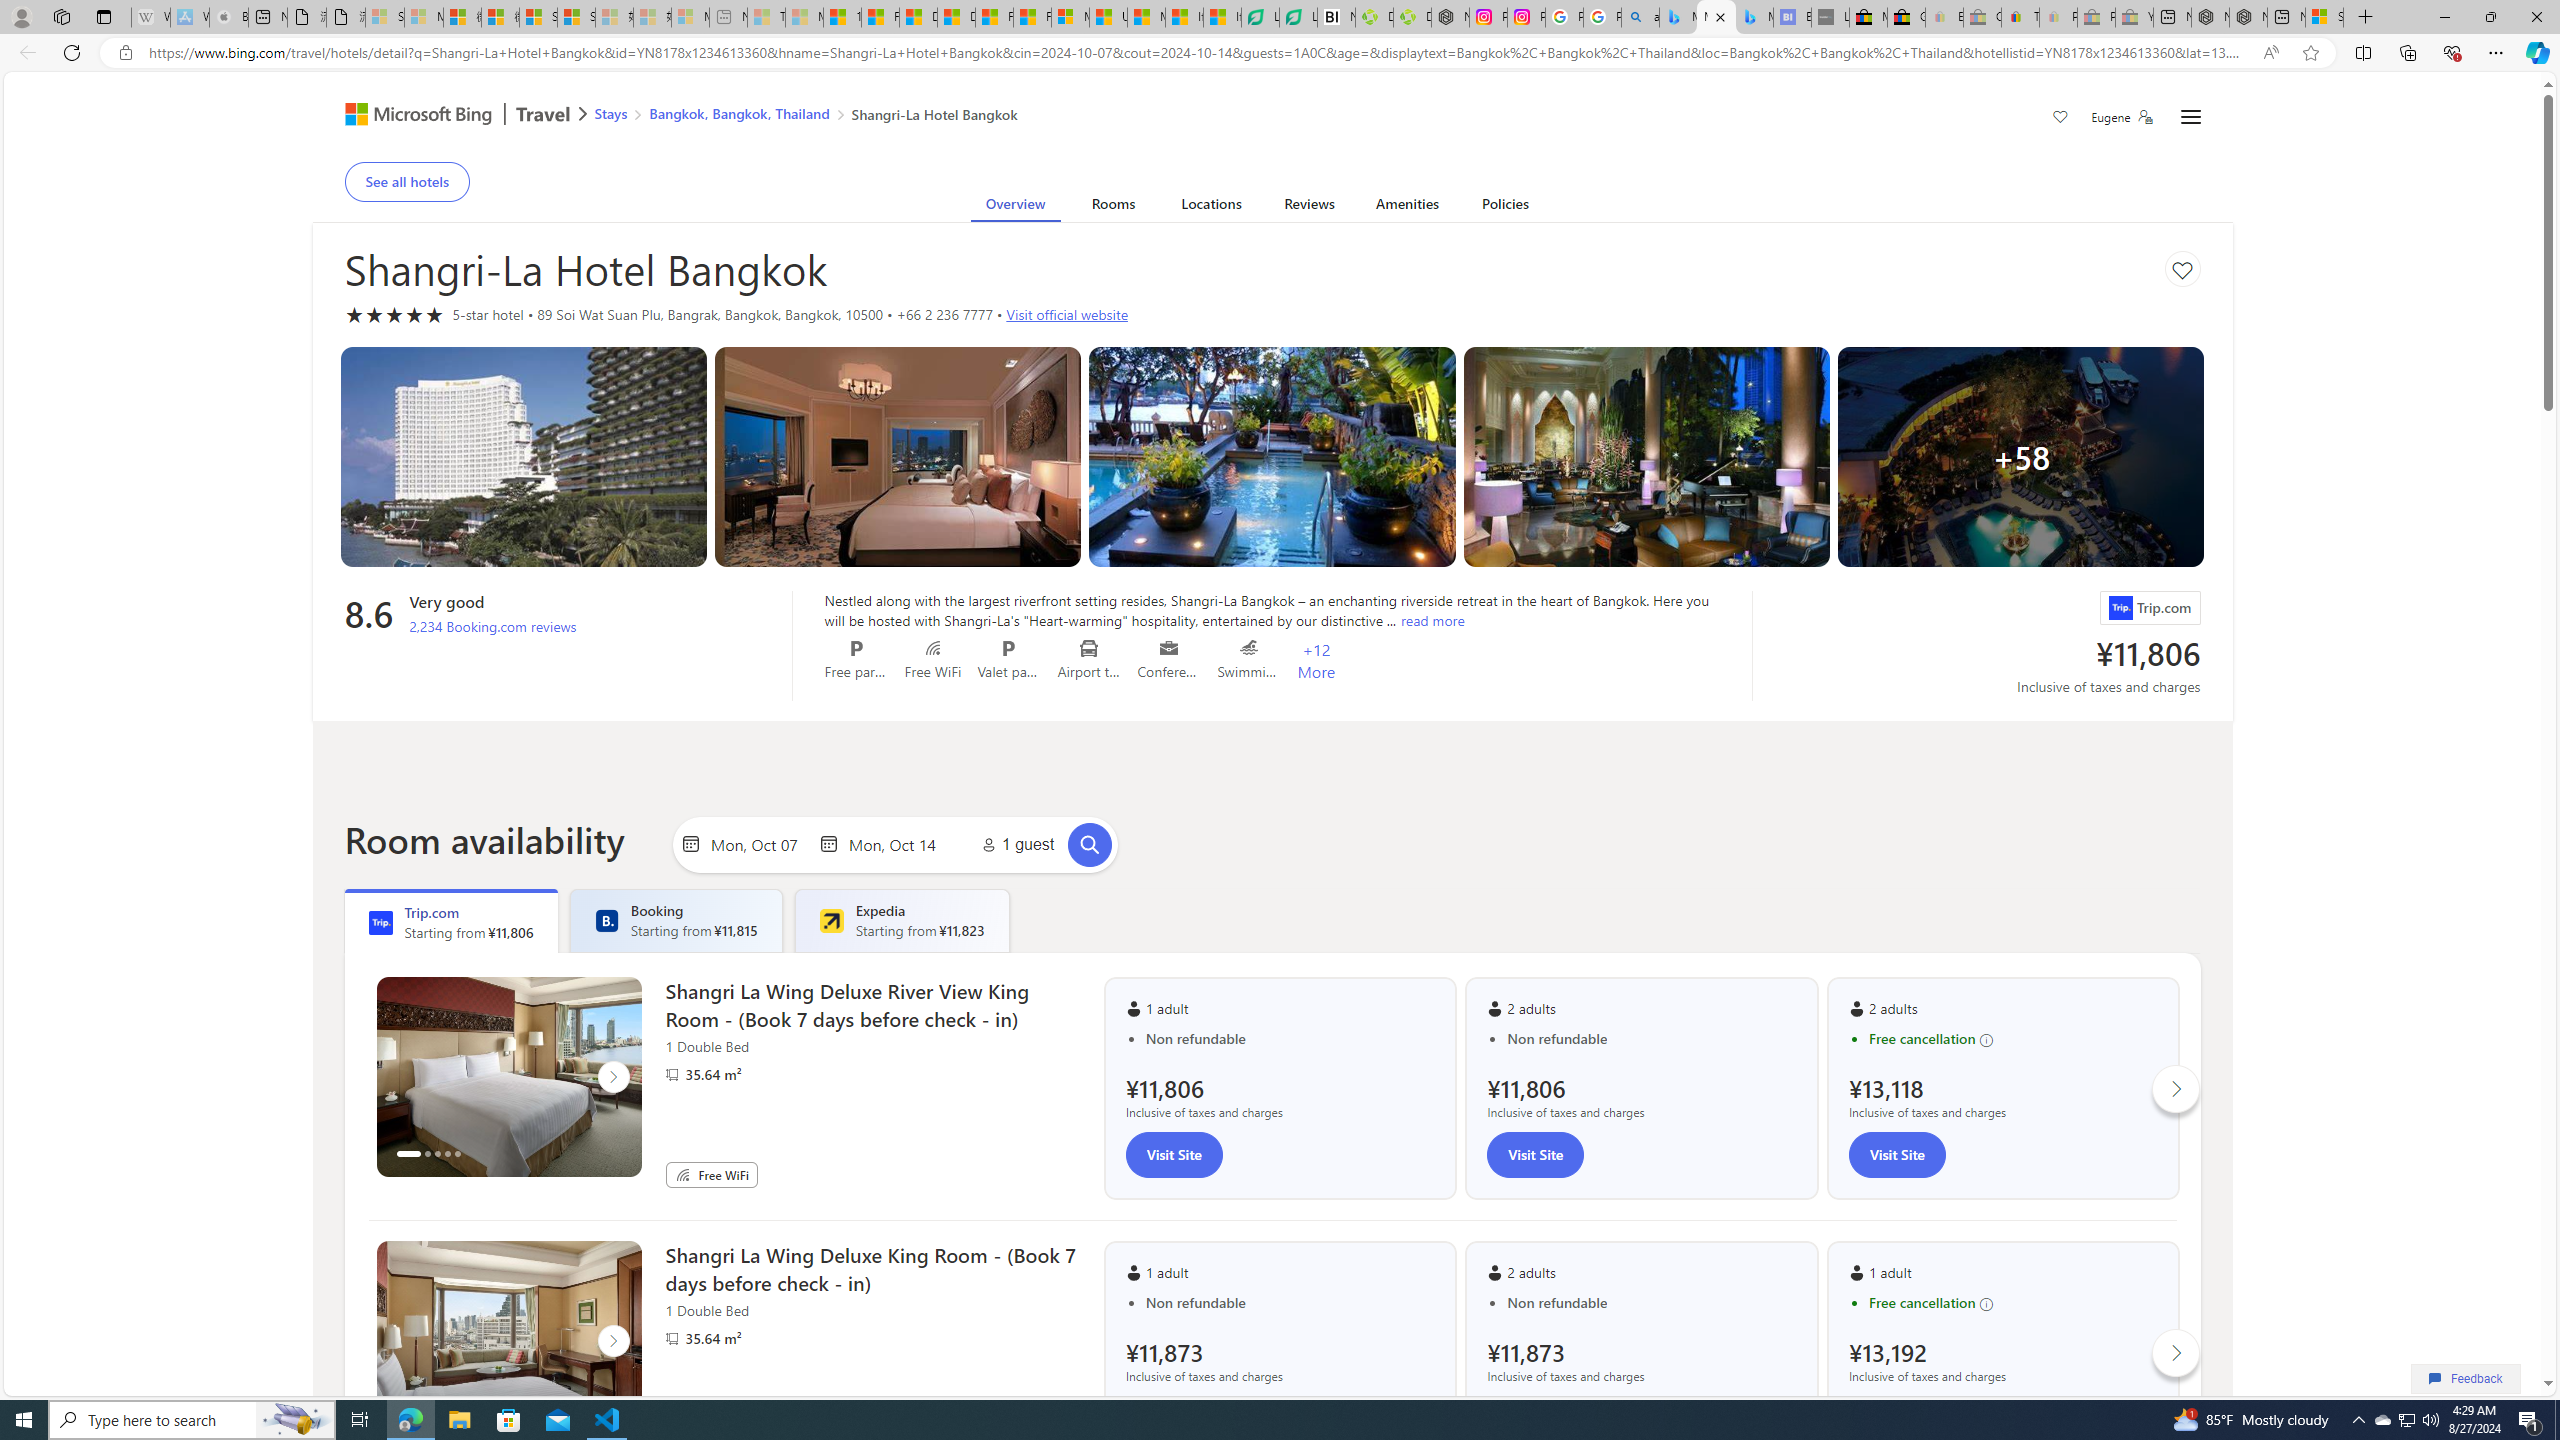  Describe the element at coordinates (2119, 608) in the screenshot. I see `'Trip.com'` at that location.